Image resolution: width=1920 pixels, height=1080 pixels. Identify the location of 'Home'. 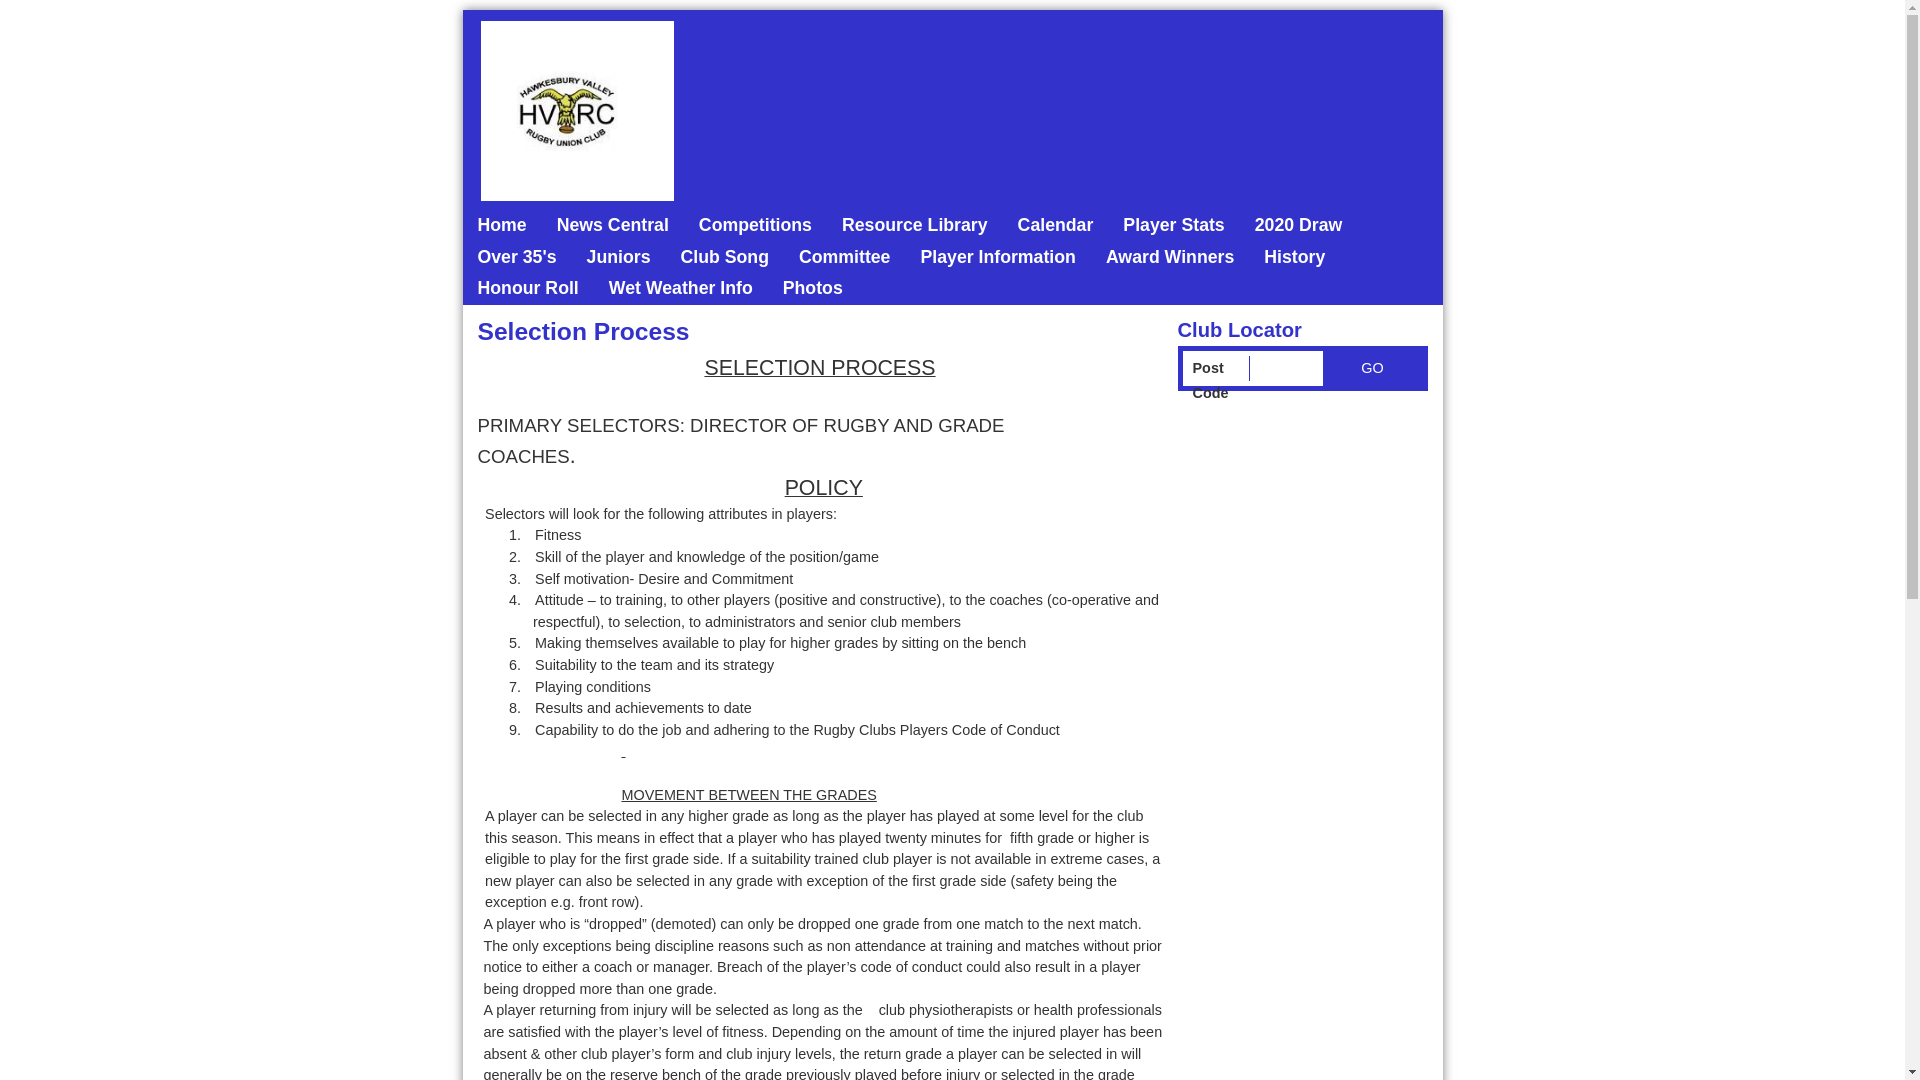
(501, 225).